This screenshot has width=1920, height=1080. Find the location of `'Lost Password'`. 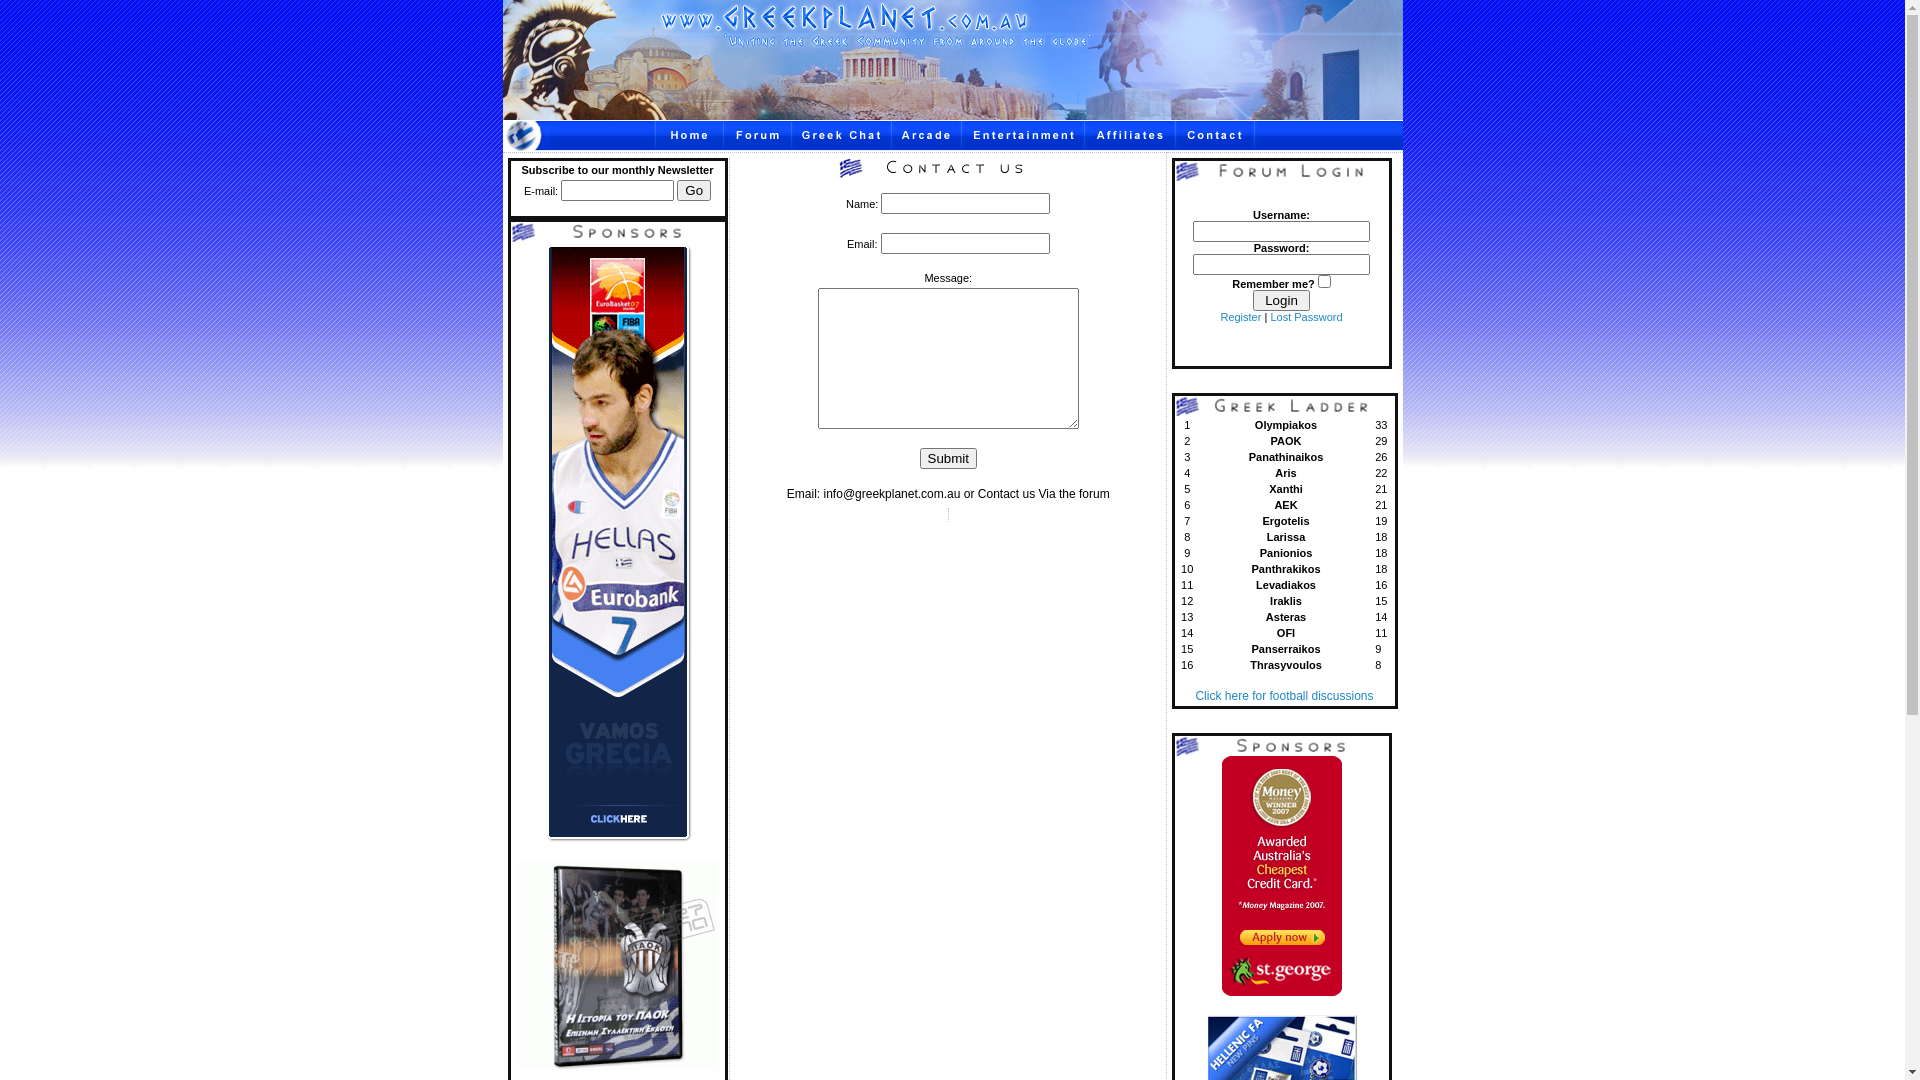

'Lost Password' is located at coordinates (1305, 315).